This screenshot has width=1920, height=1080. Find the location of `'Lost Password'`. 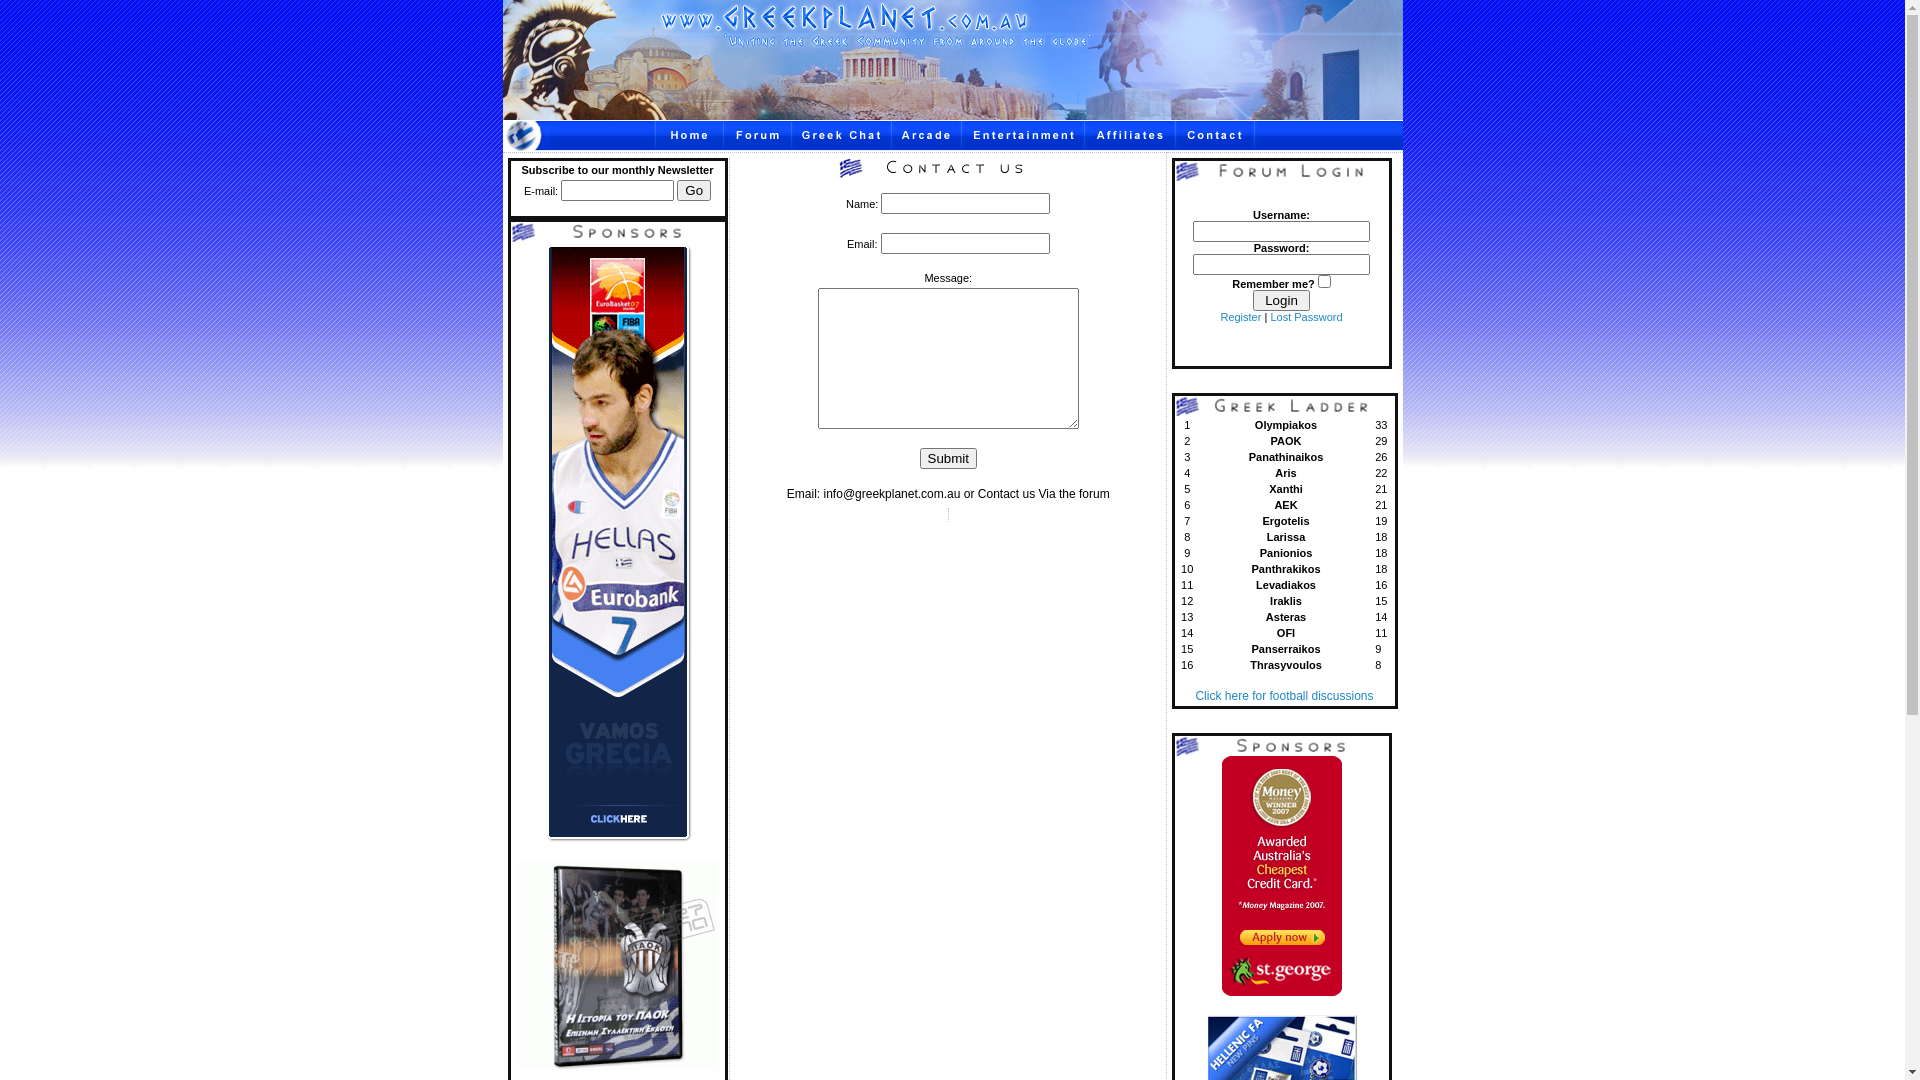

'Lost Password' is located at coordinates (1305, 315).